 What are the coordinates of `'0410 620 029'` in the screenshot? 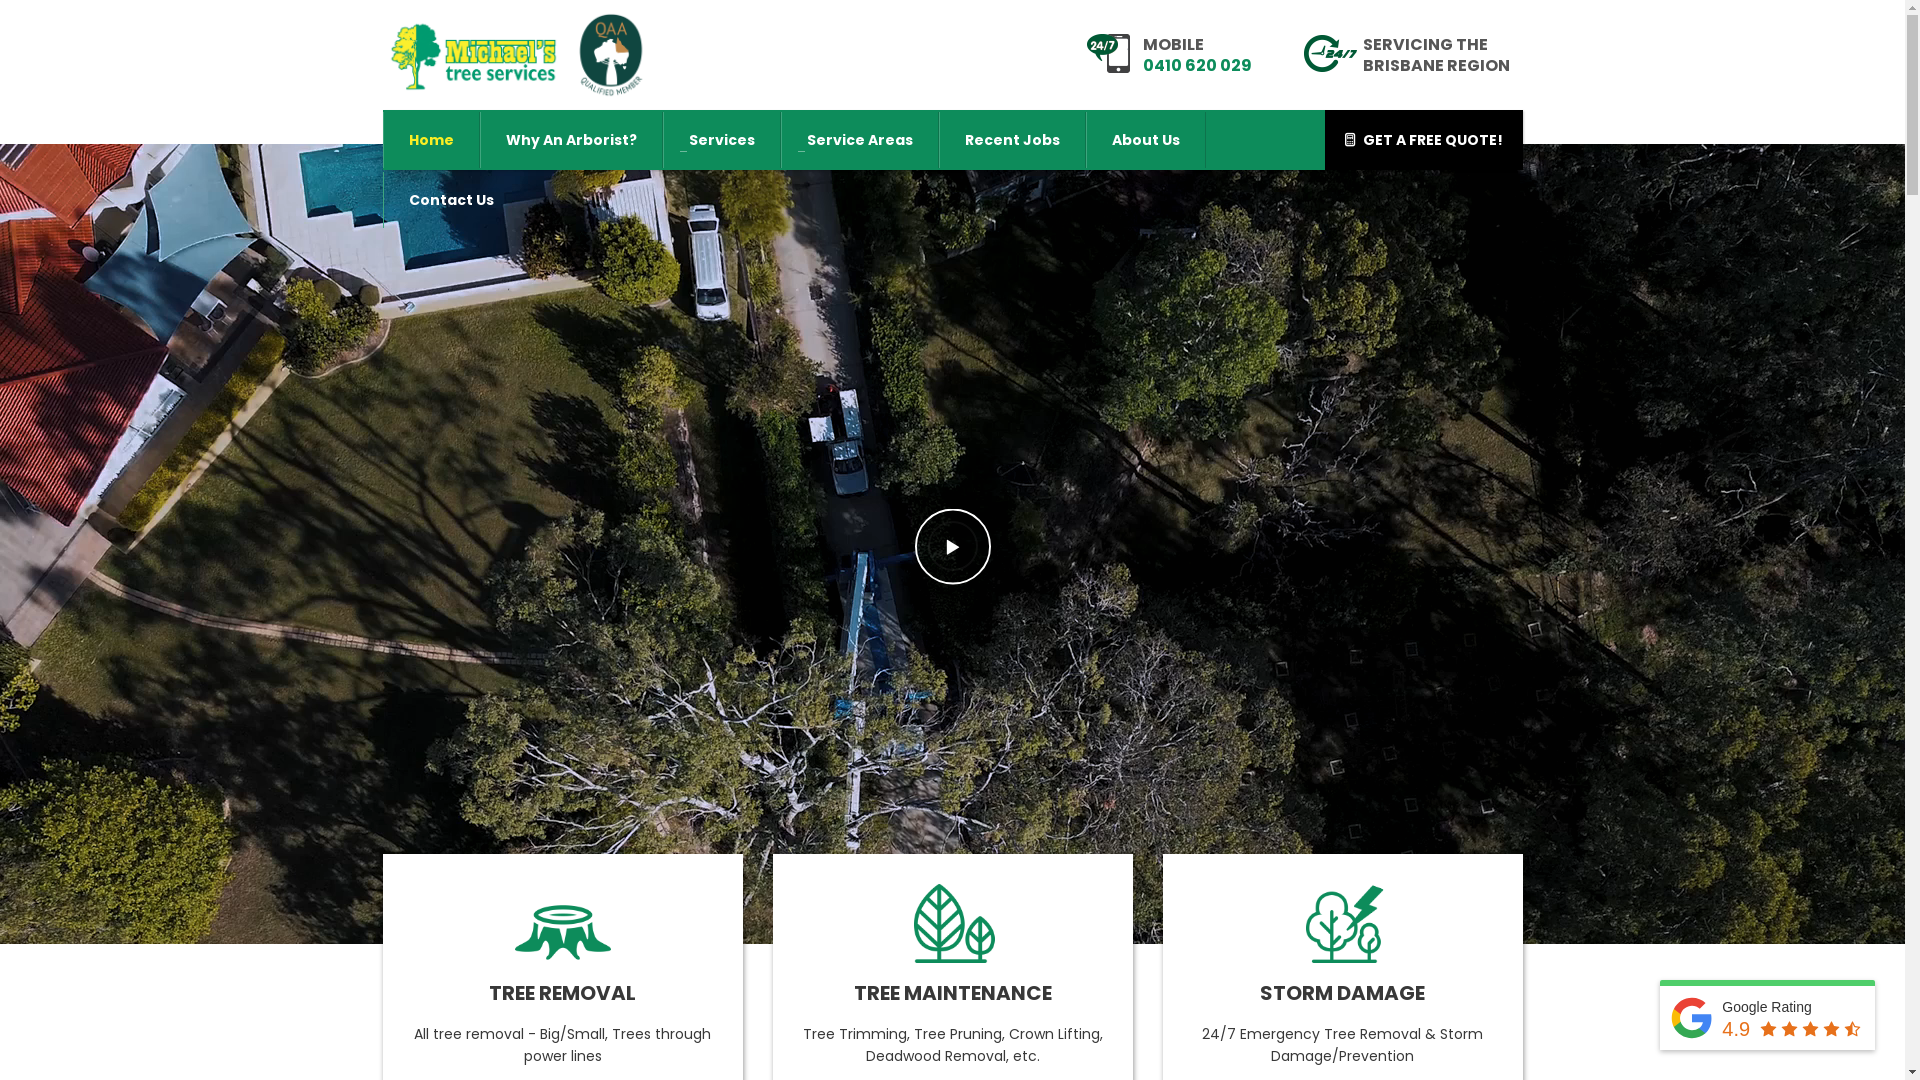 It's located at (1191, 64).